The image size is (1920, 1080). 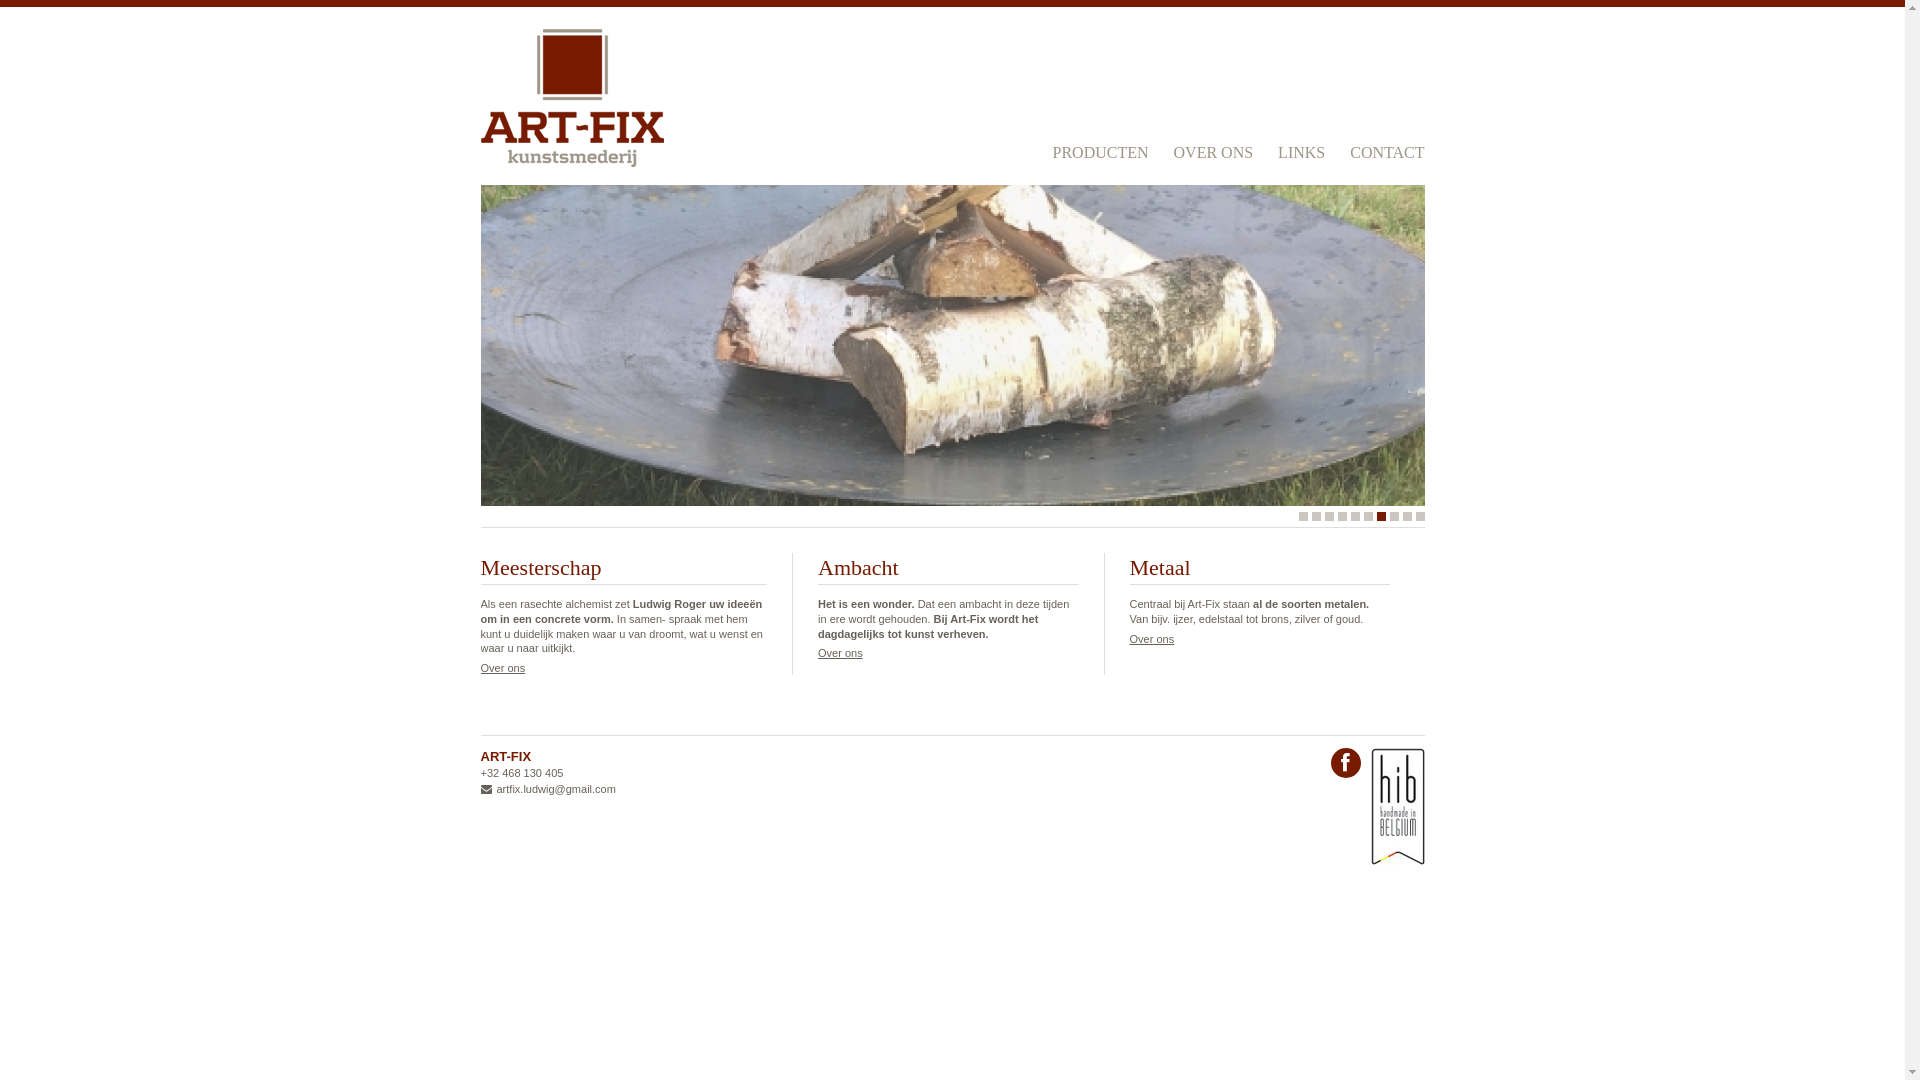 I want to click on 'CONTACT', so click(x=1386, y=150).